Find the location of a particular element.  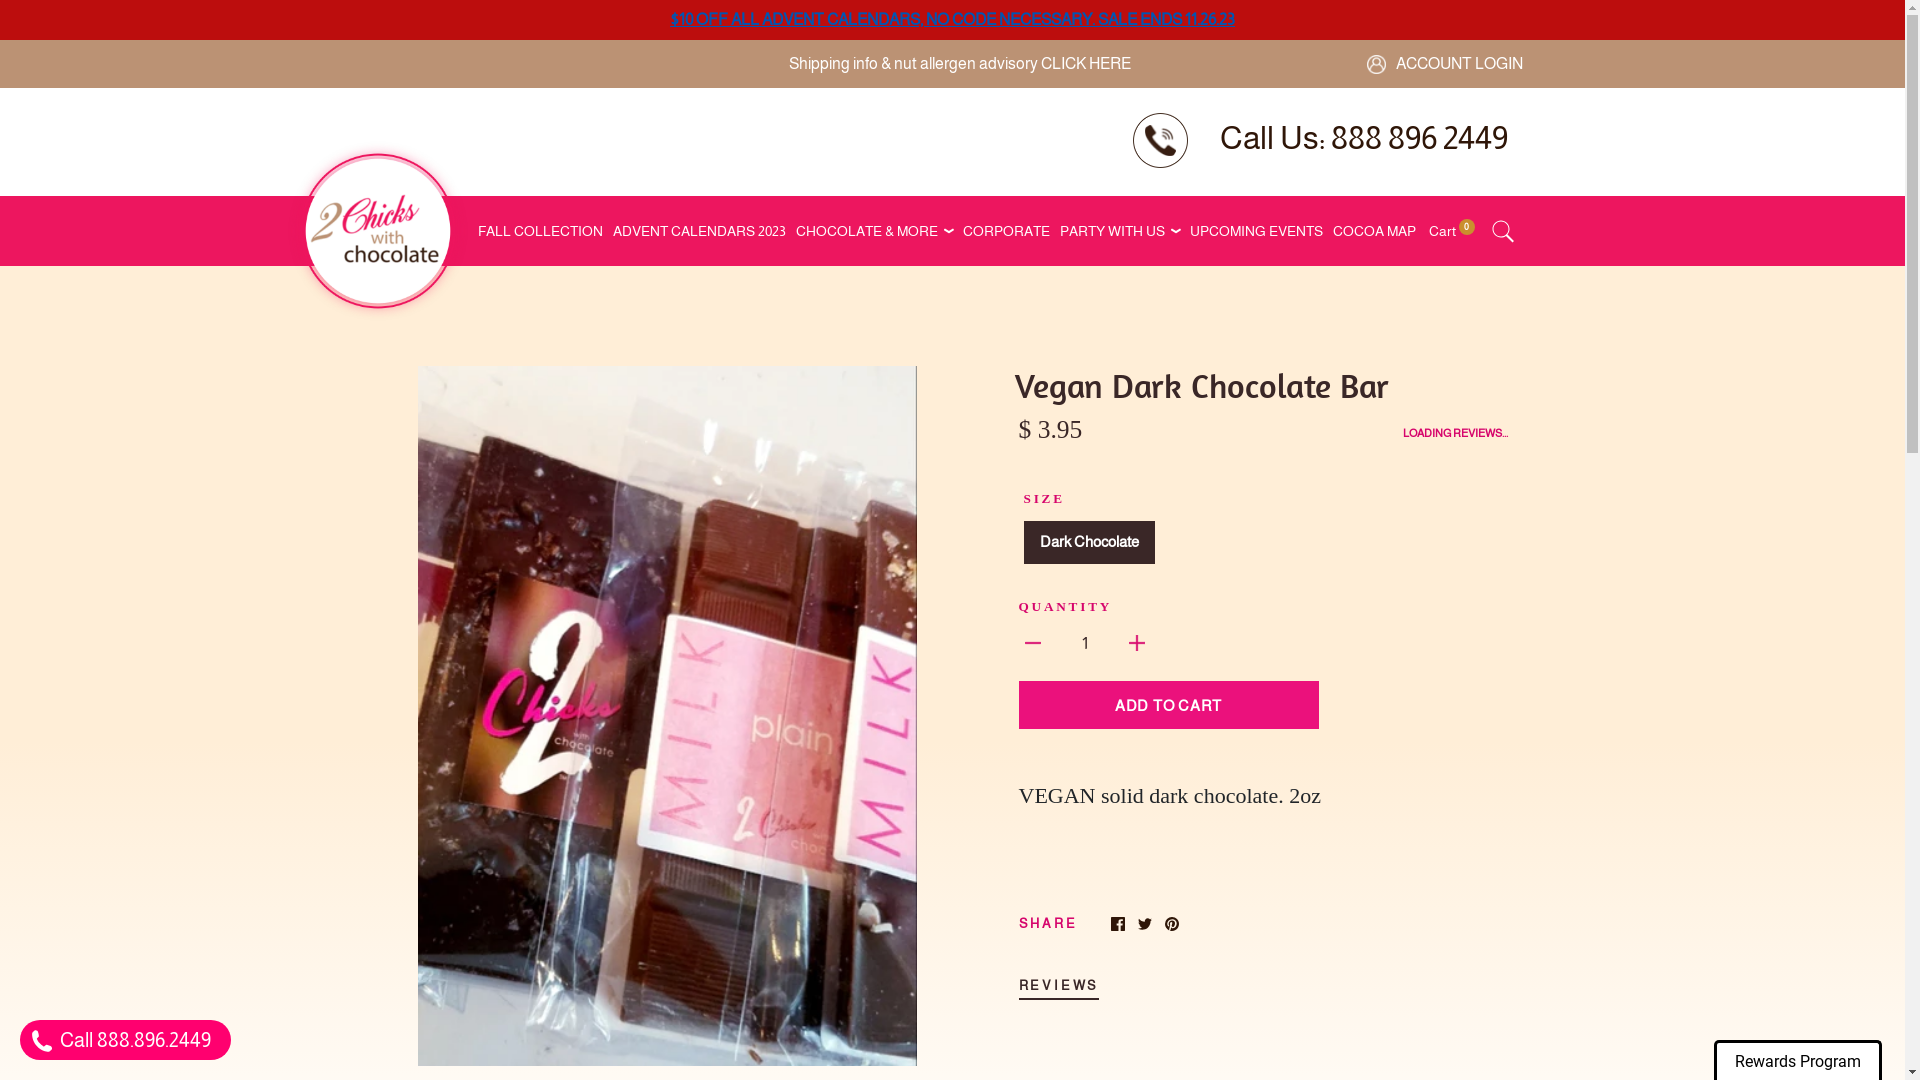

'CLICK HERE' is located at coordinates (1084, 62).